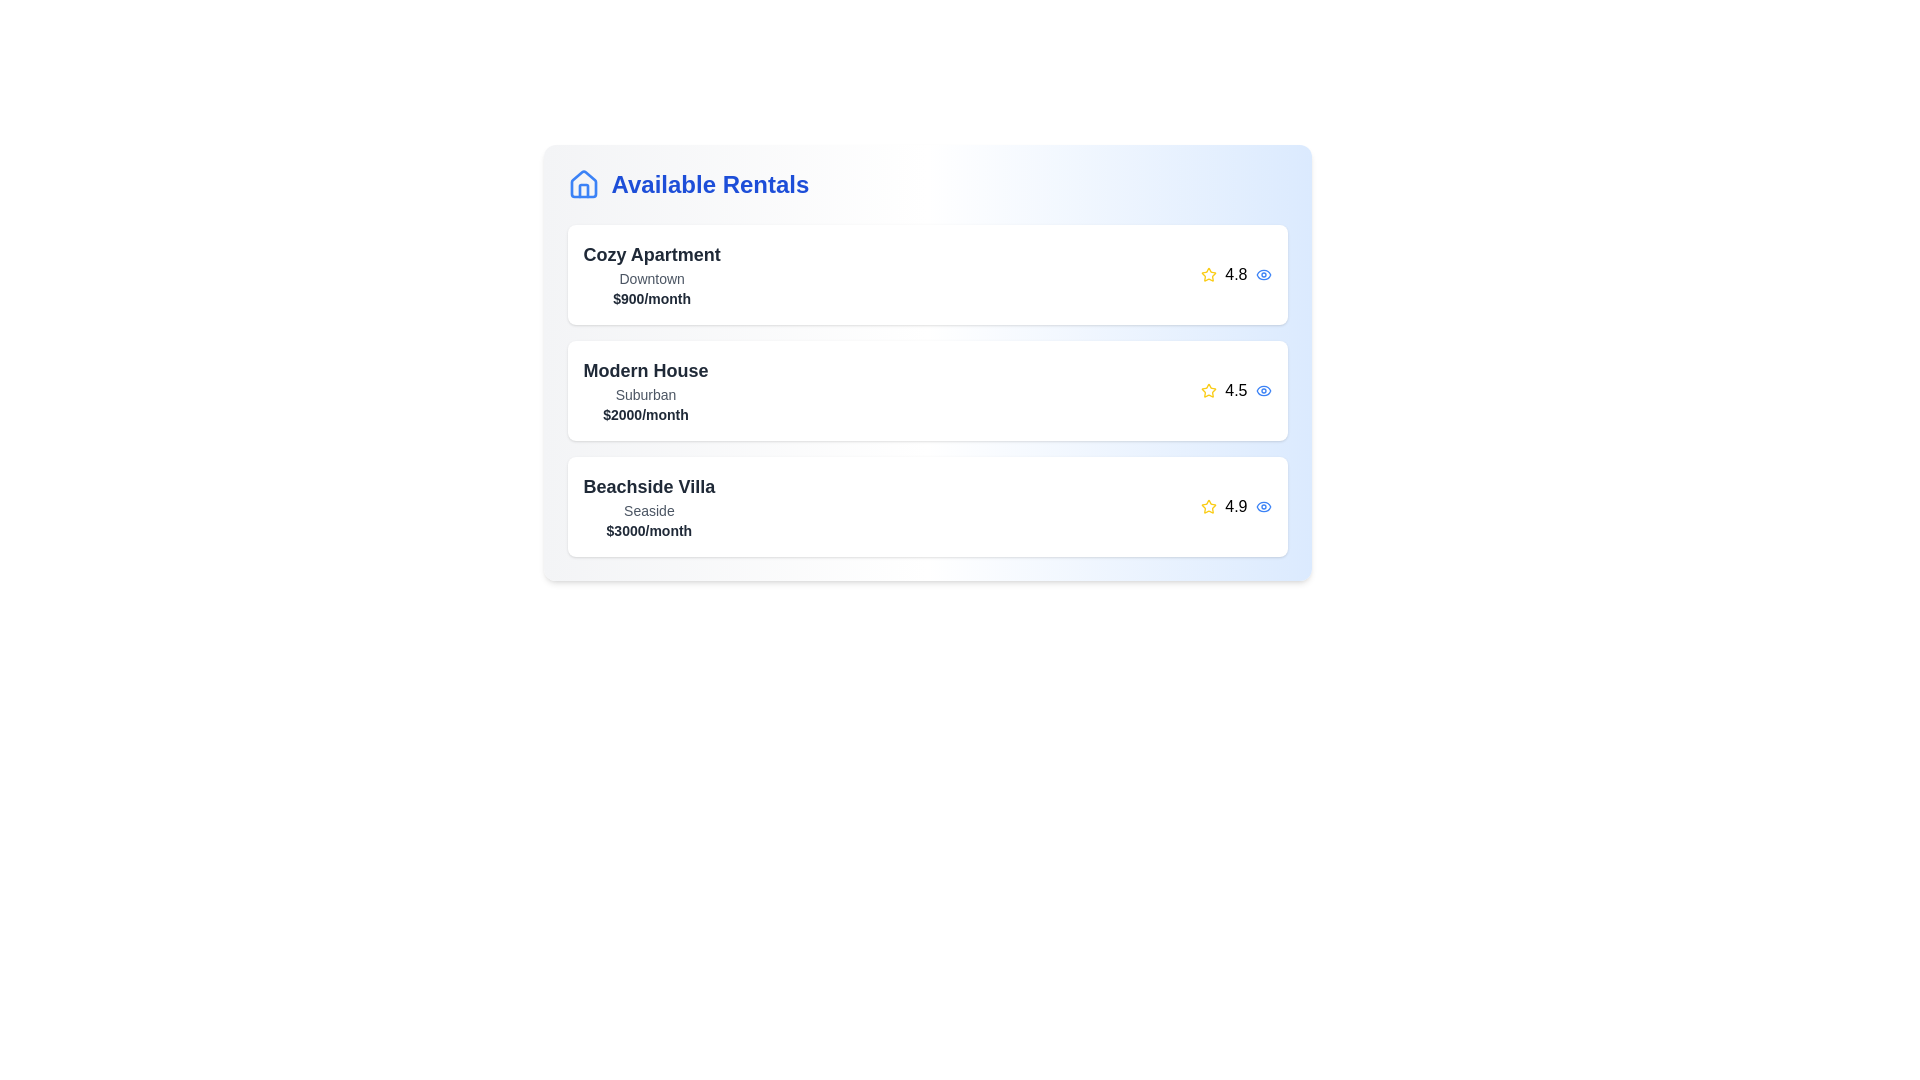 This screenshot has height=1080, width=1920. Describe the element at coordinates (926, 274) in the screenshot. I see `the rental item corresponding to Cozy Apartment` at that location.